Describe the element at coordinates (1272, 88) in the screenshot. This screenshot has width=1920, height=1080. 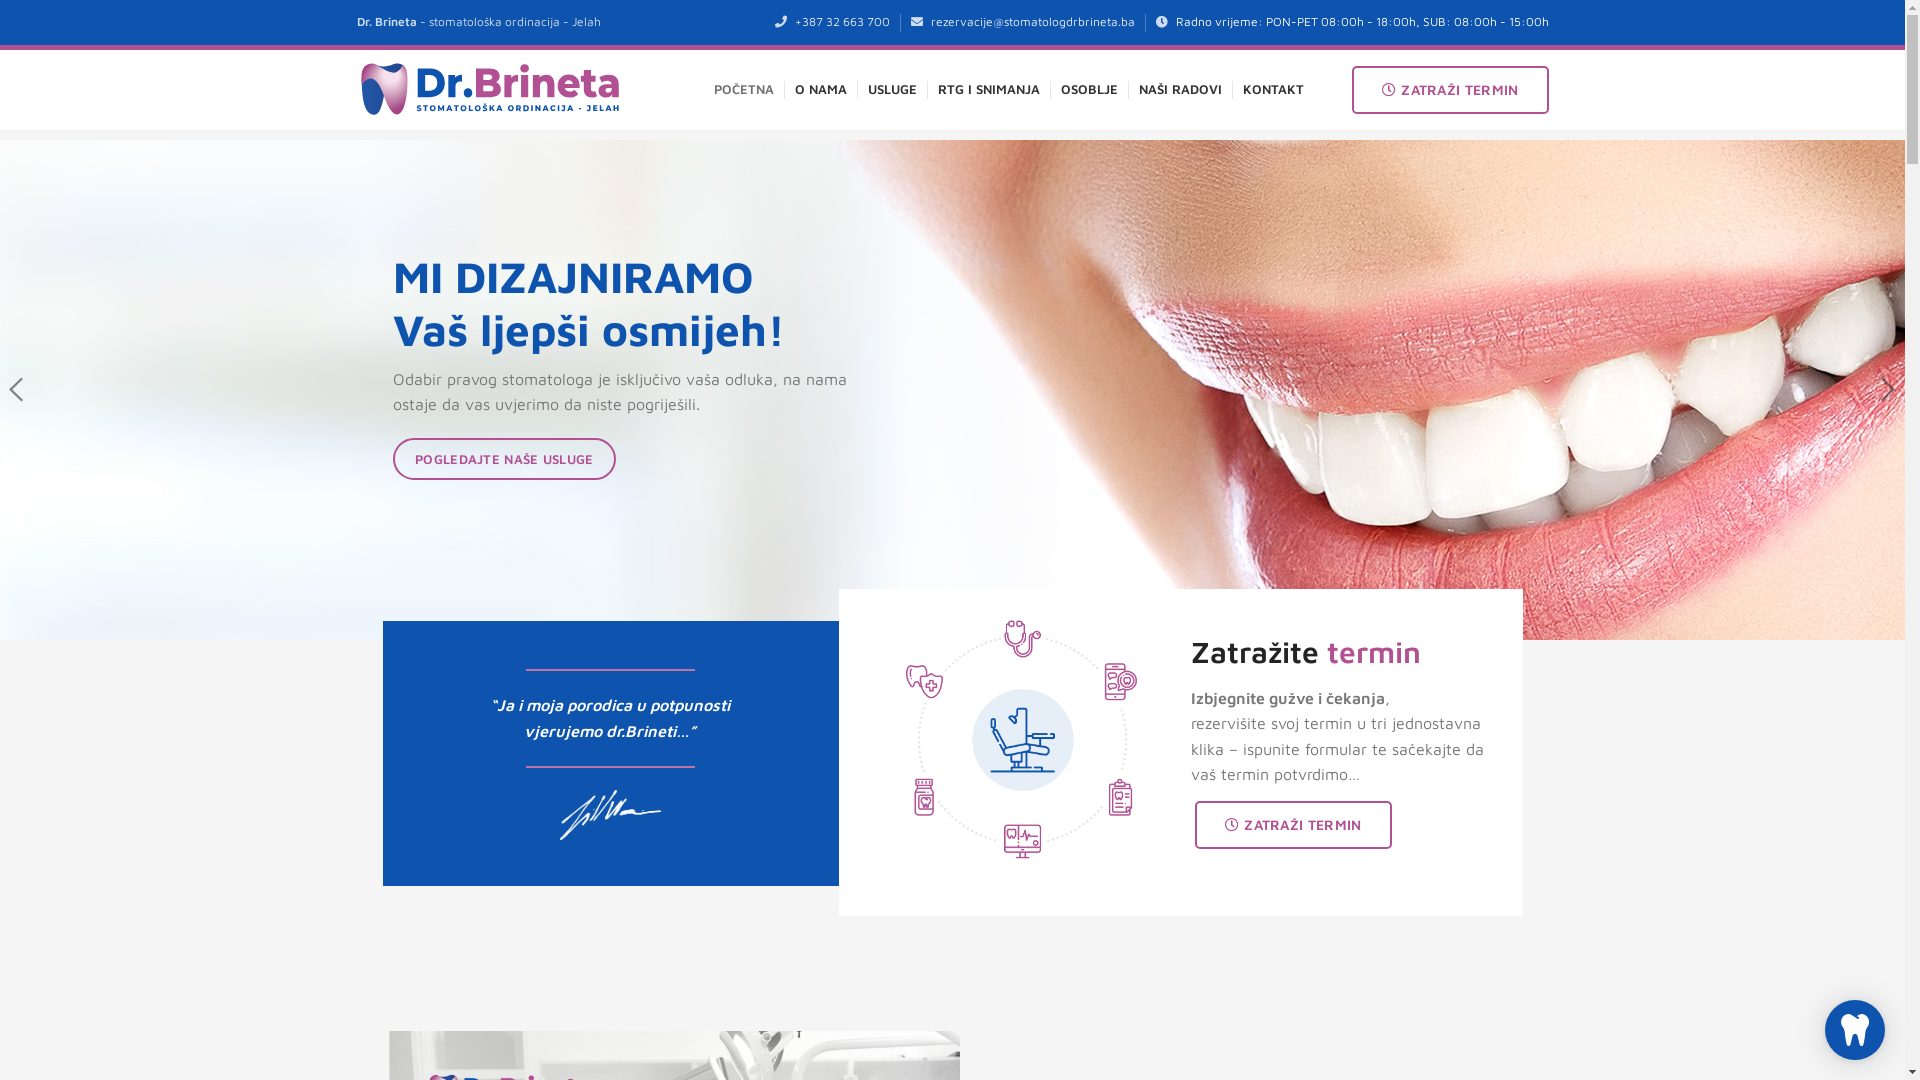
I see `'KONTAKT'` at that location.